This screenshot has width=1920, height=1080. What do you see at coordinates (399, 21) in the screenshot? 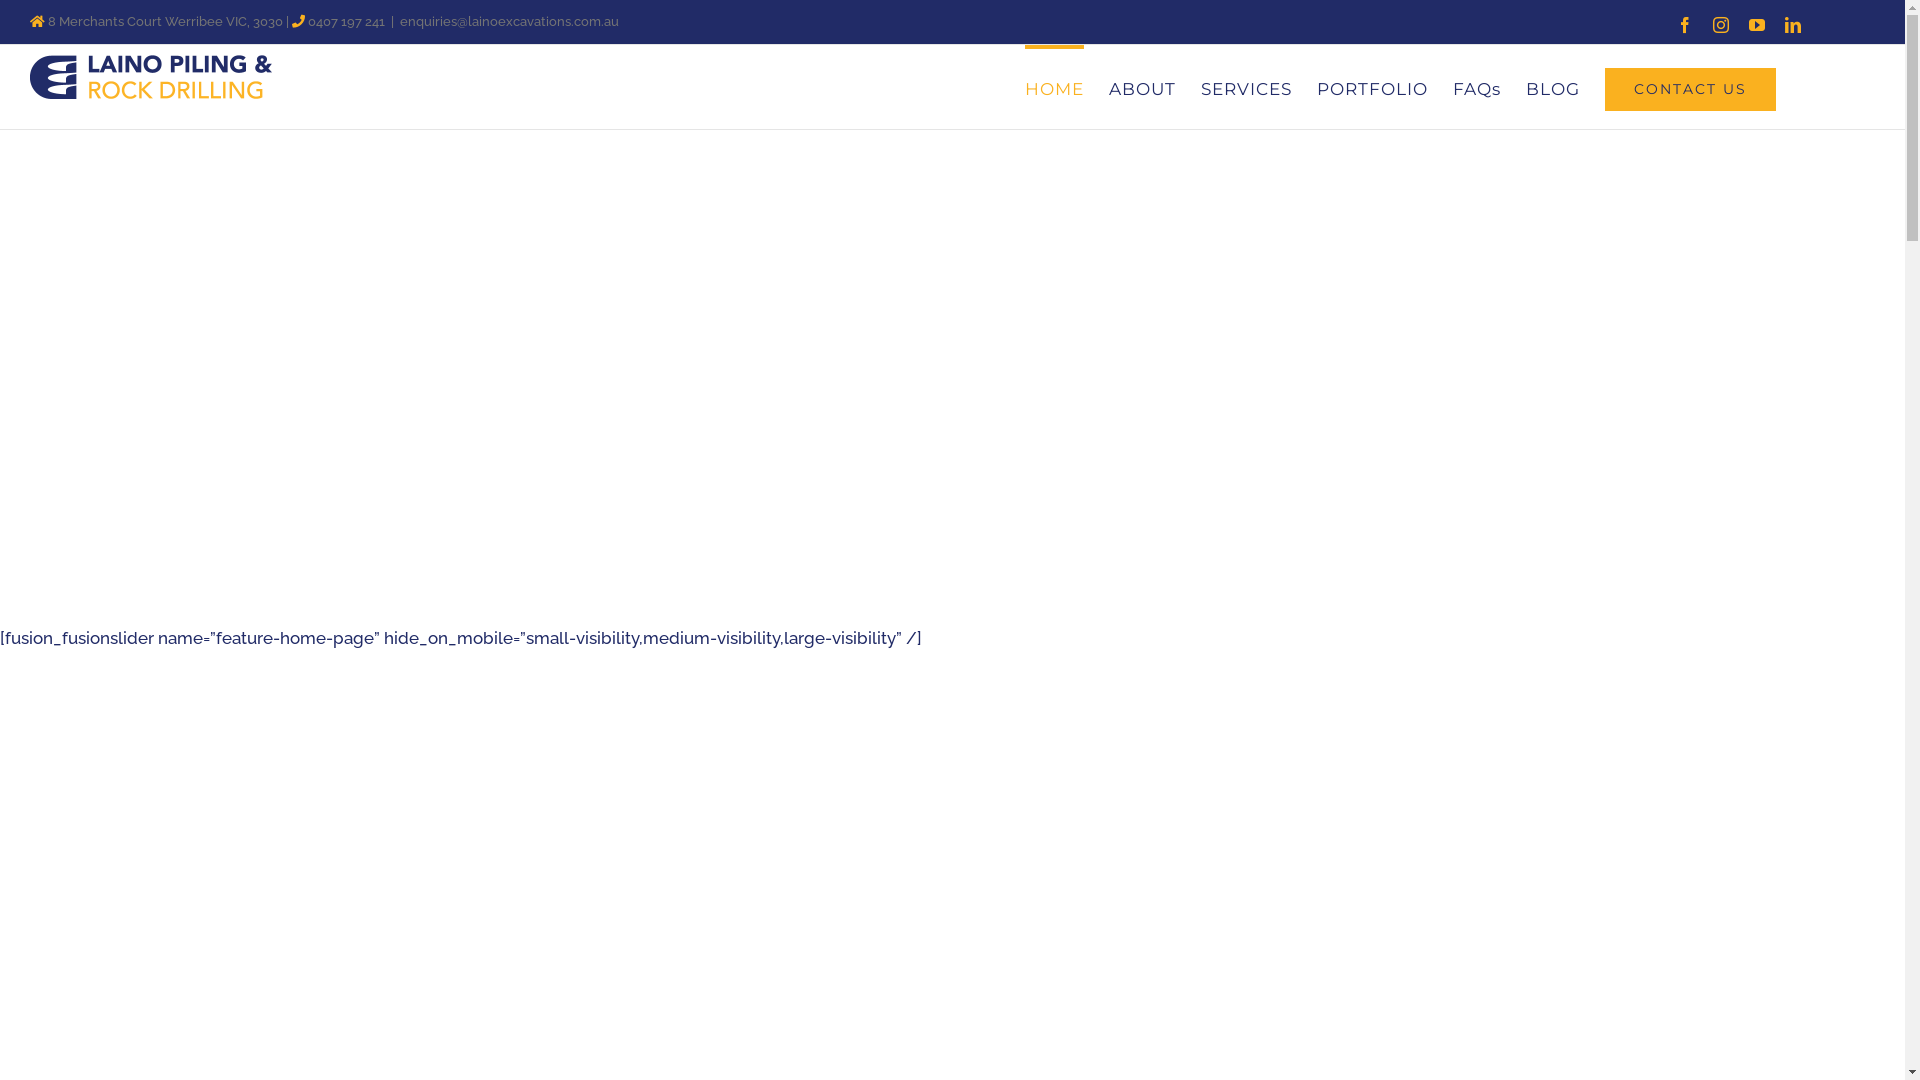
I see `'enquiries@lainoexcavations.com.au'` at bounding box center [399, 21].